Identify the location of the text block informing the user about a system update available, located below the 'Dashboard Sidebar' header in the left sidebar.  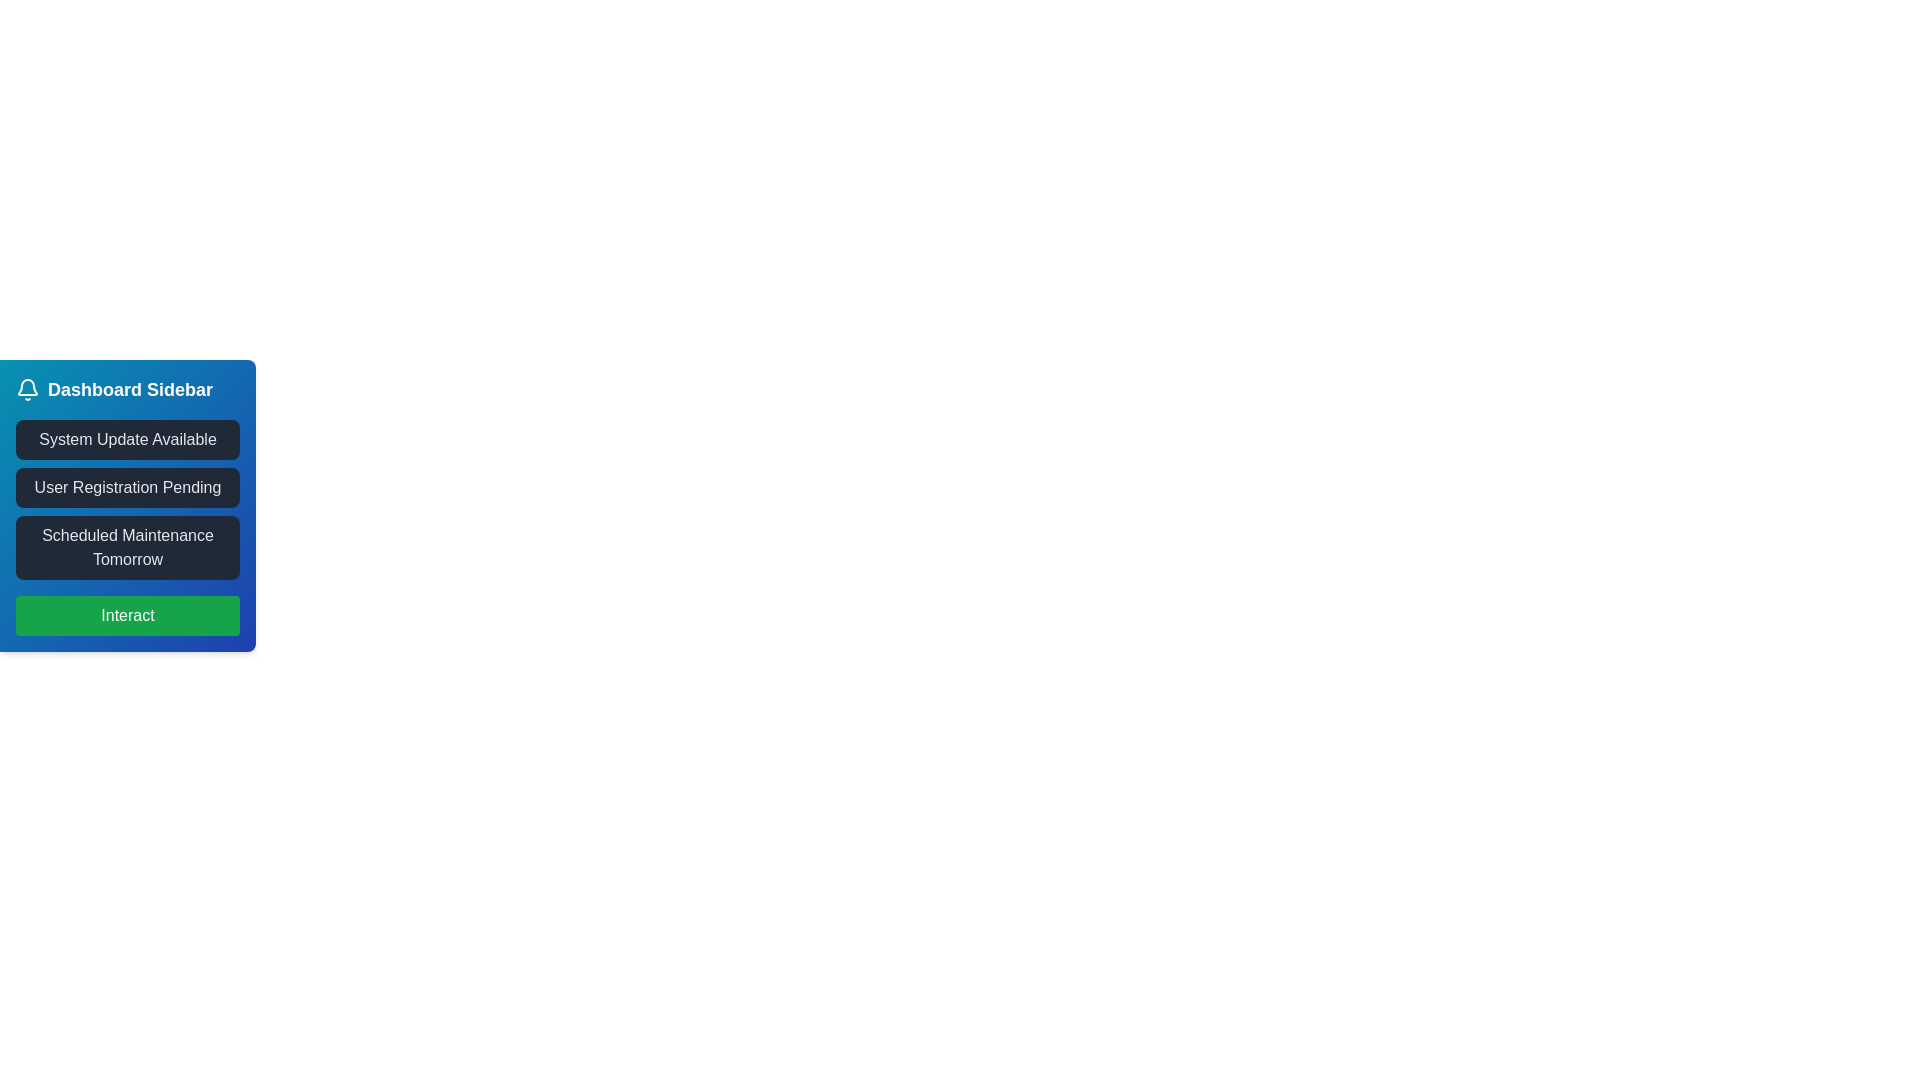
(127, 438).